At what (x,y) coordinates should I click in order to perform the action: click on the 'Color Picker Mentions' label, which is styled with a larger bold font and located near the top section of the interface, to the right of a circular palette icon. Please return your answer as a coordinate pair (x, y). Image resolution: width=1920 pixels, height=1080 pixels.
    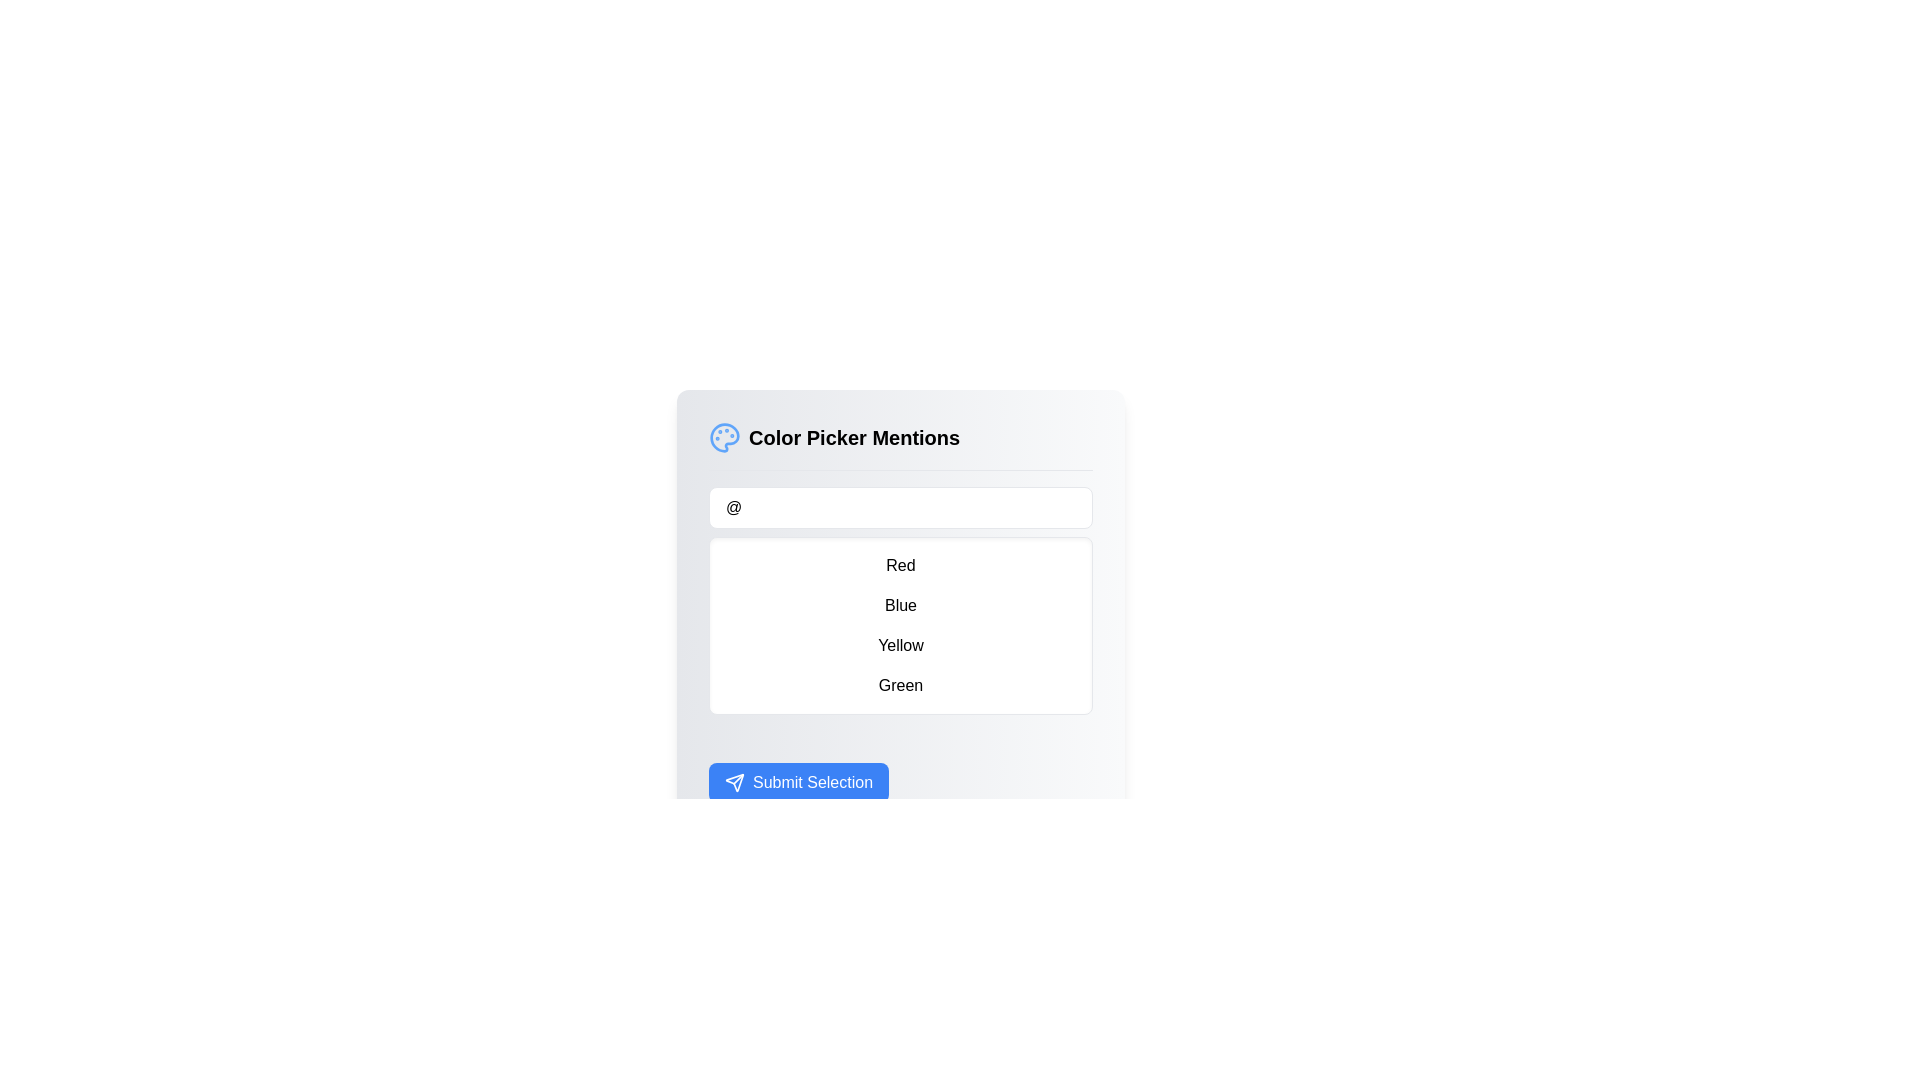
    Looking at the image, I should click on (854, 437).